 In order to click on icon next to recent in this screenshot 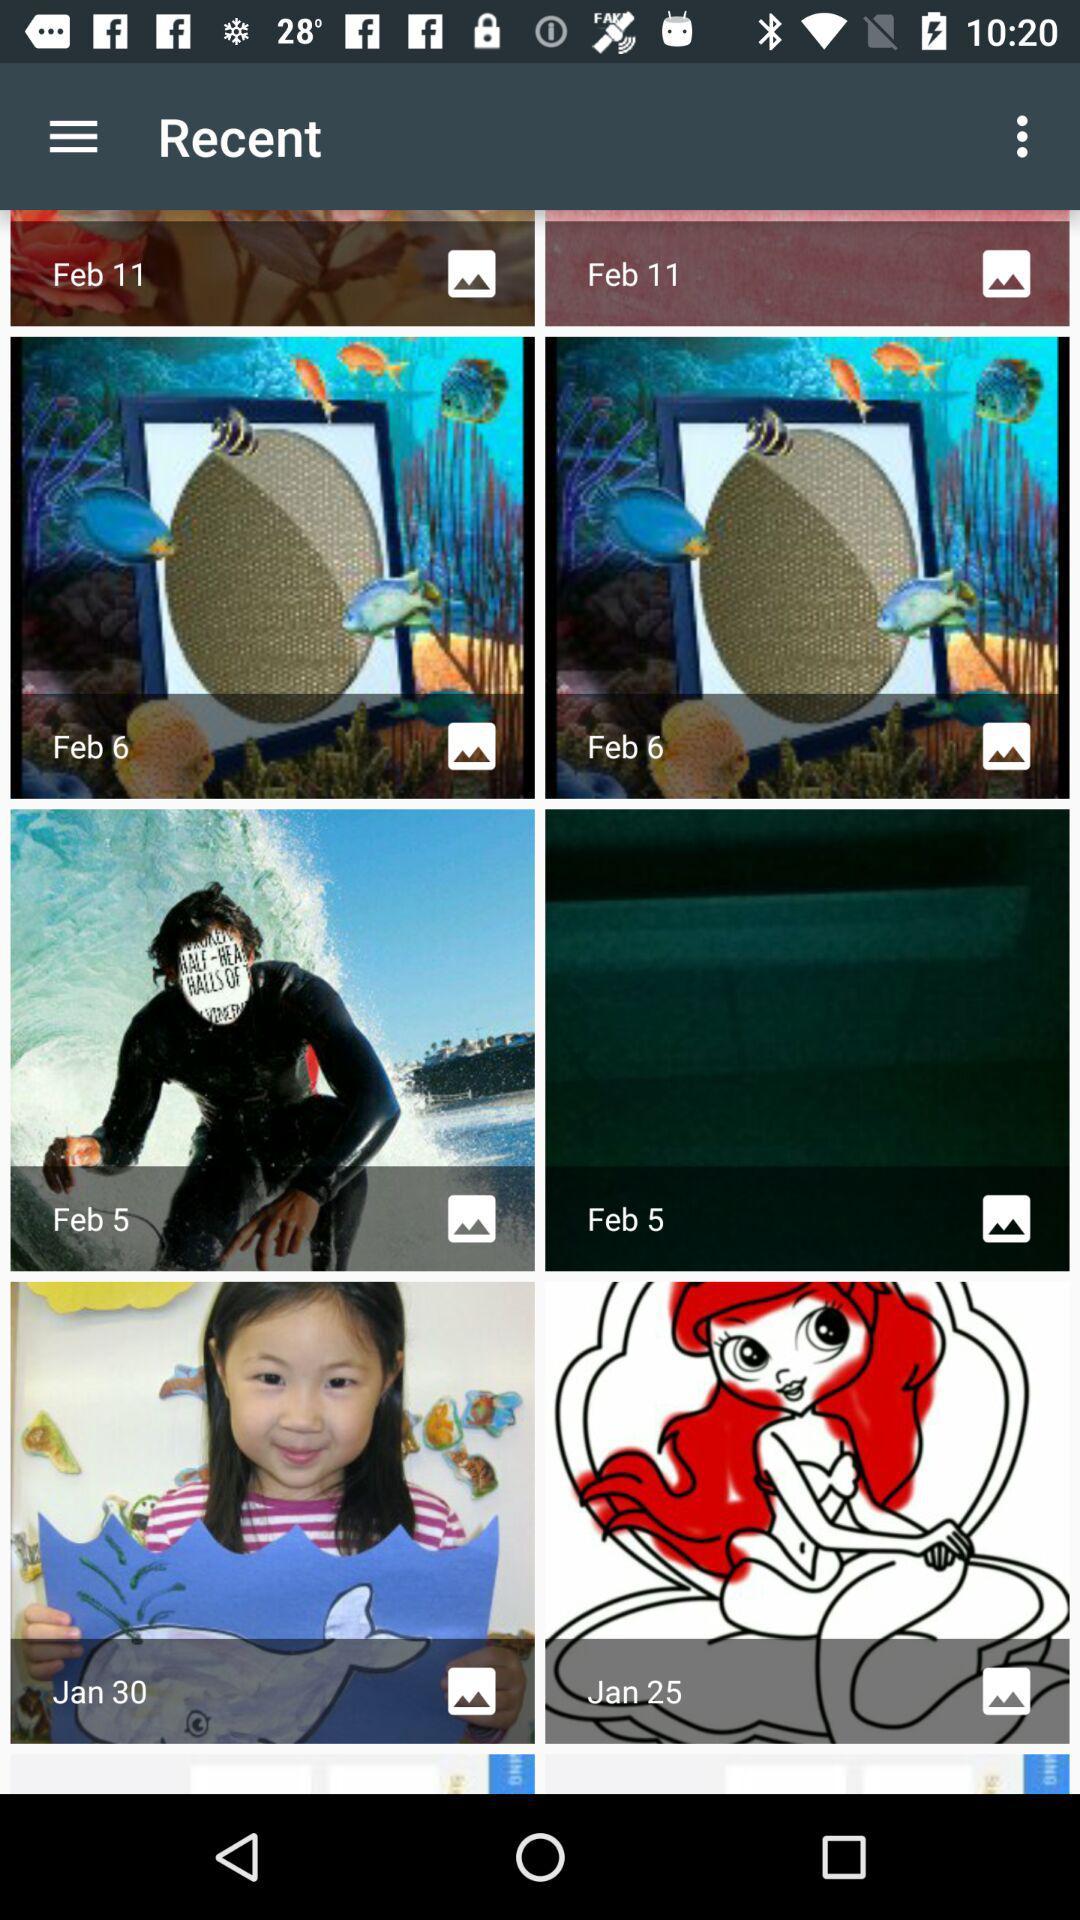, I will do `click(72, 135)`.